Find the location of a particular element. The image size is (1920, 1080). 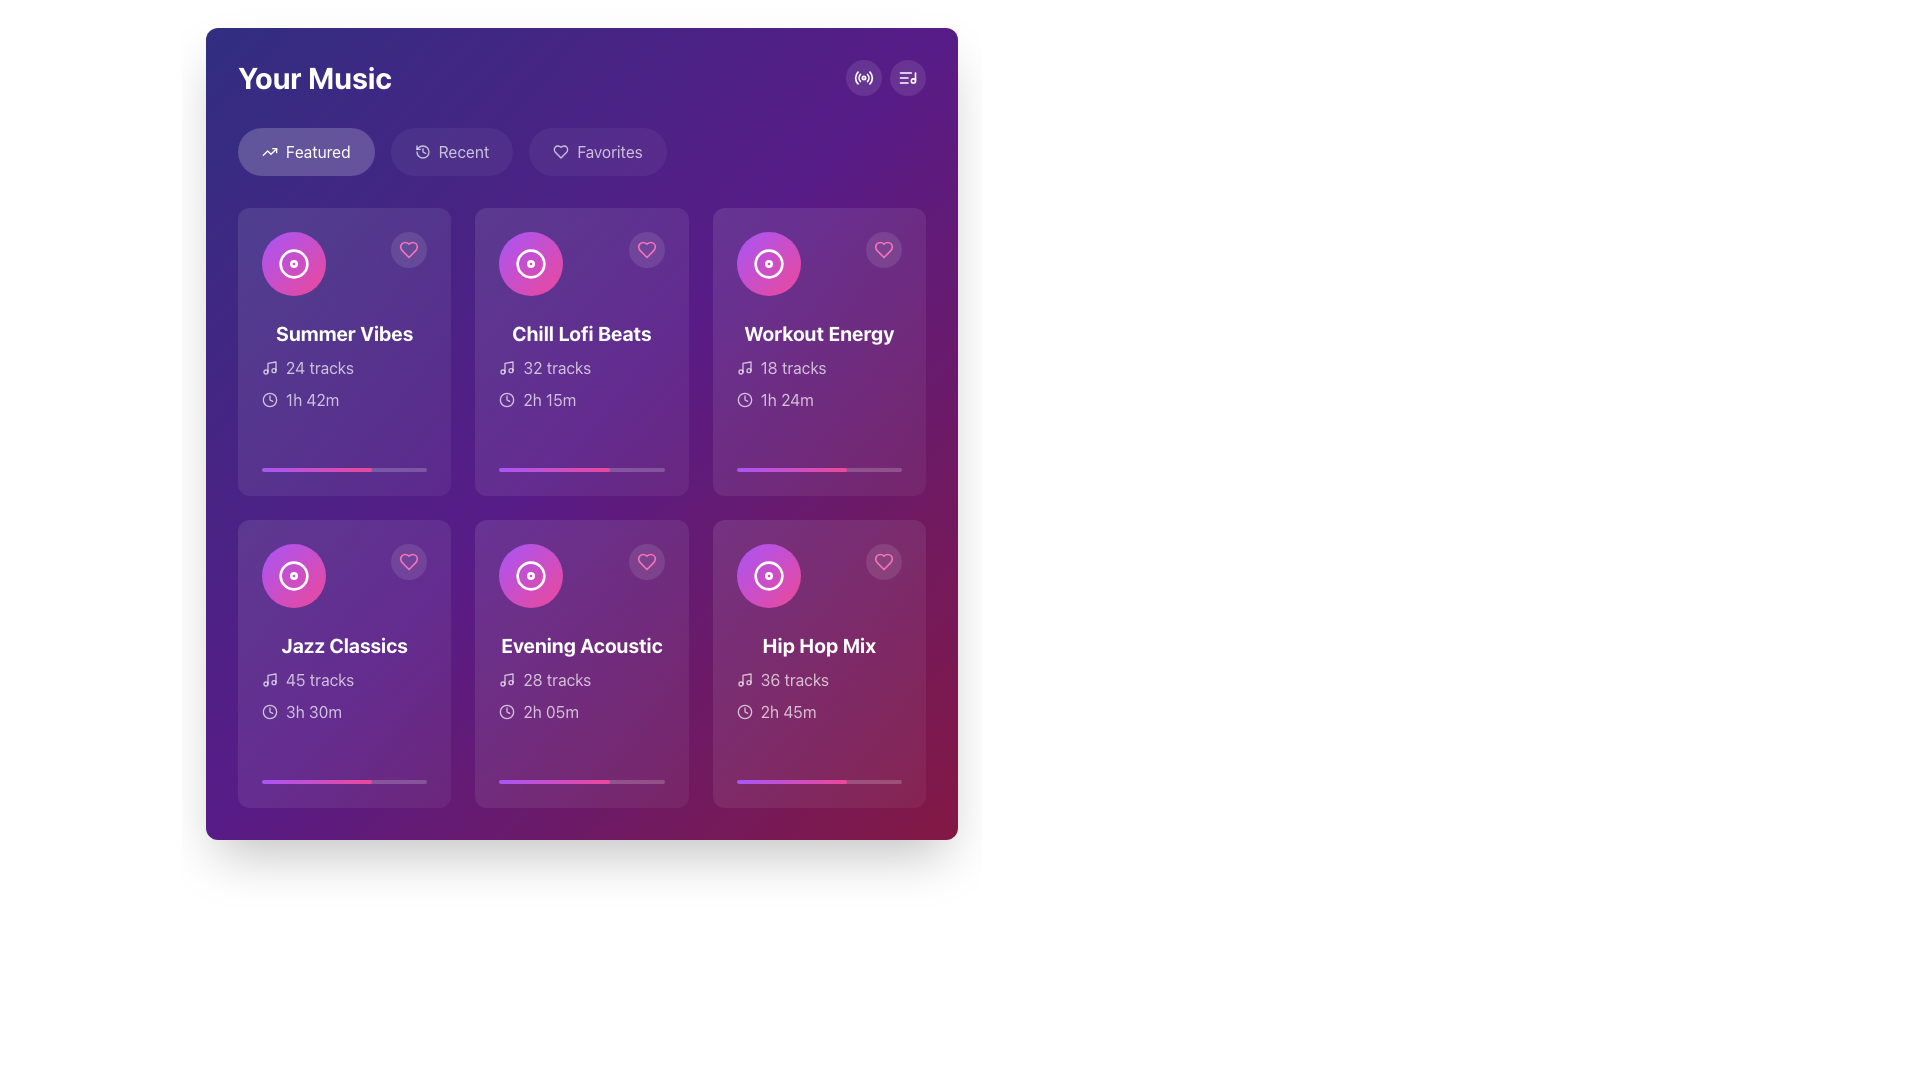

the information displayed in the 'Hip Hop Mix' playlist text label, which shows '36 tracks' and '2h 45m' playtime, located in the bottom-right corner of the music collection grid is located at coordinates (819, 694).